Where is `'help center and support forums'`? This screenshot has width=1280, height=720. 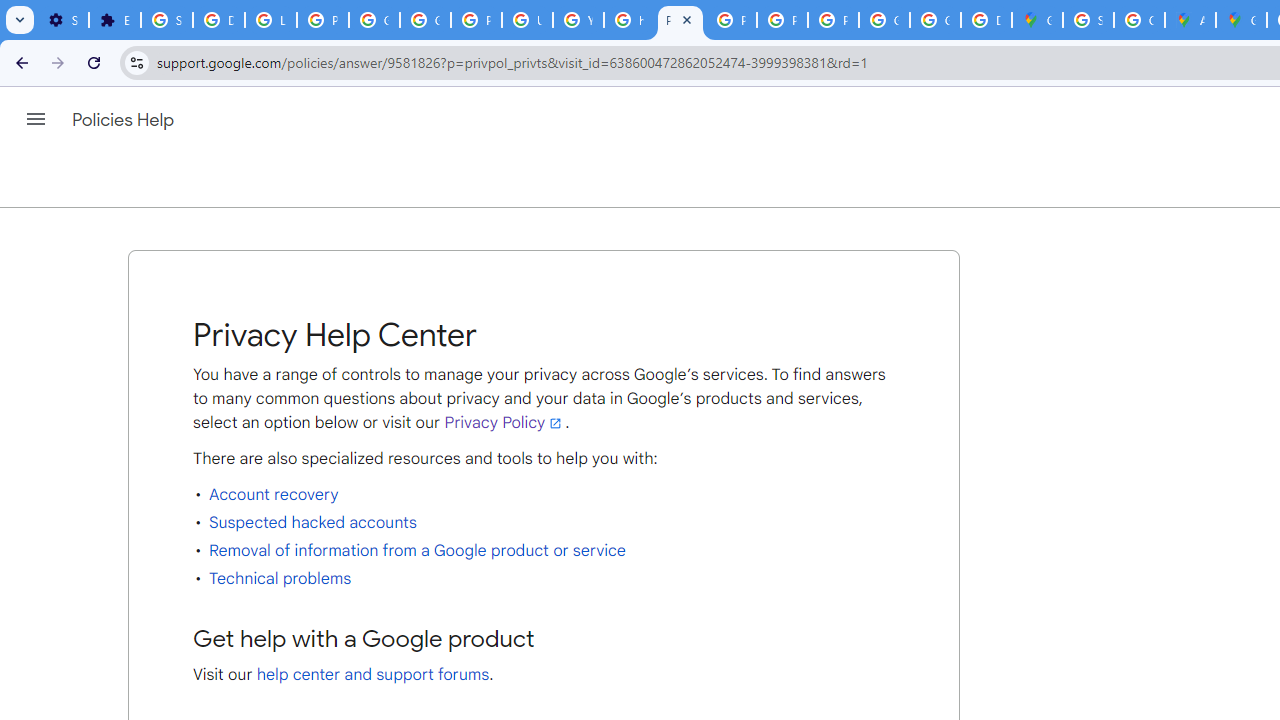 'help center and support forums' is located at coordinates (373, 675).